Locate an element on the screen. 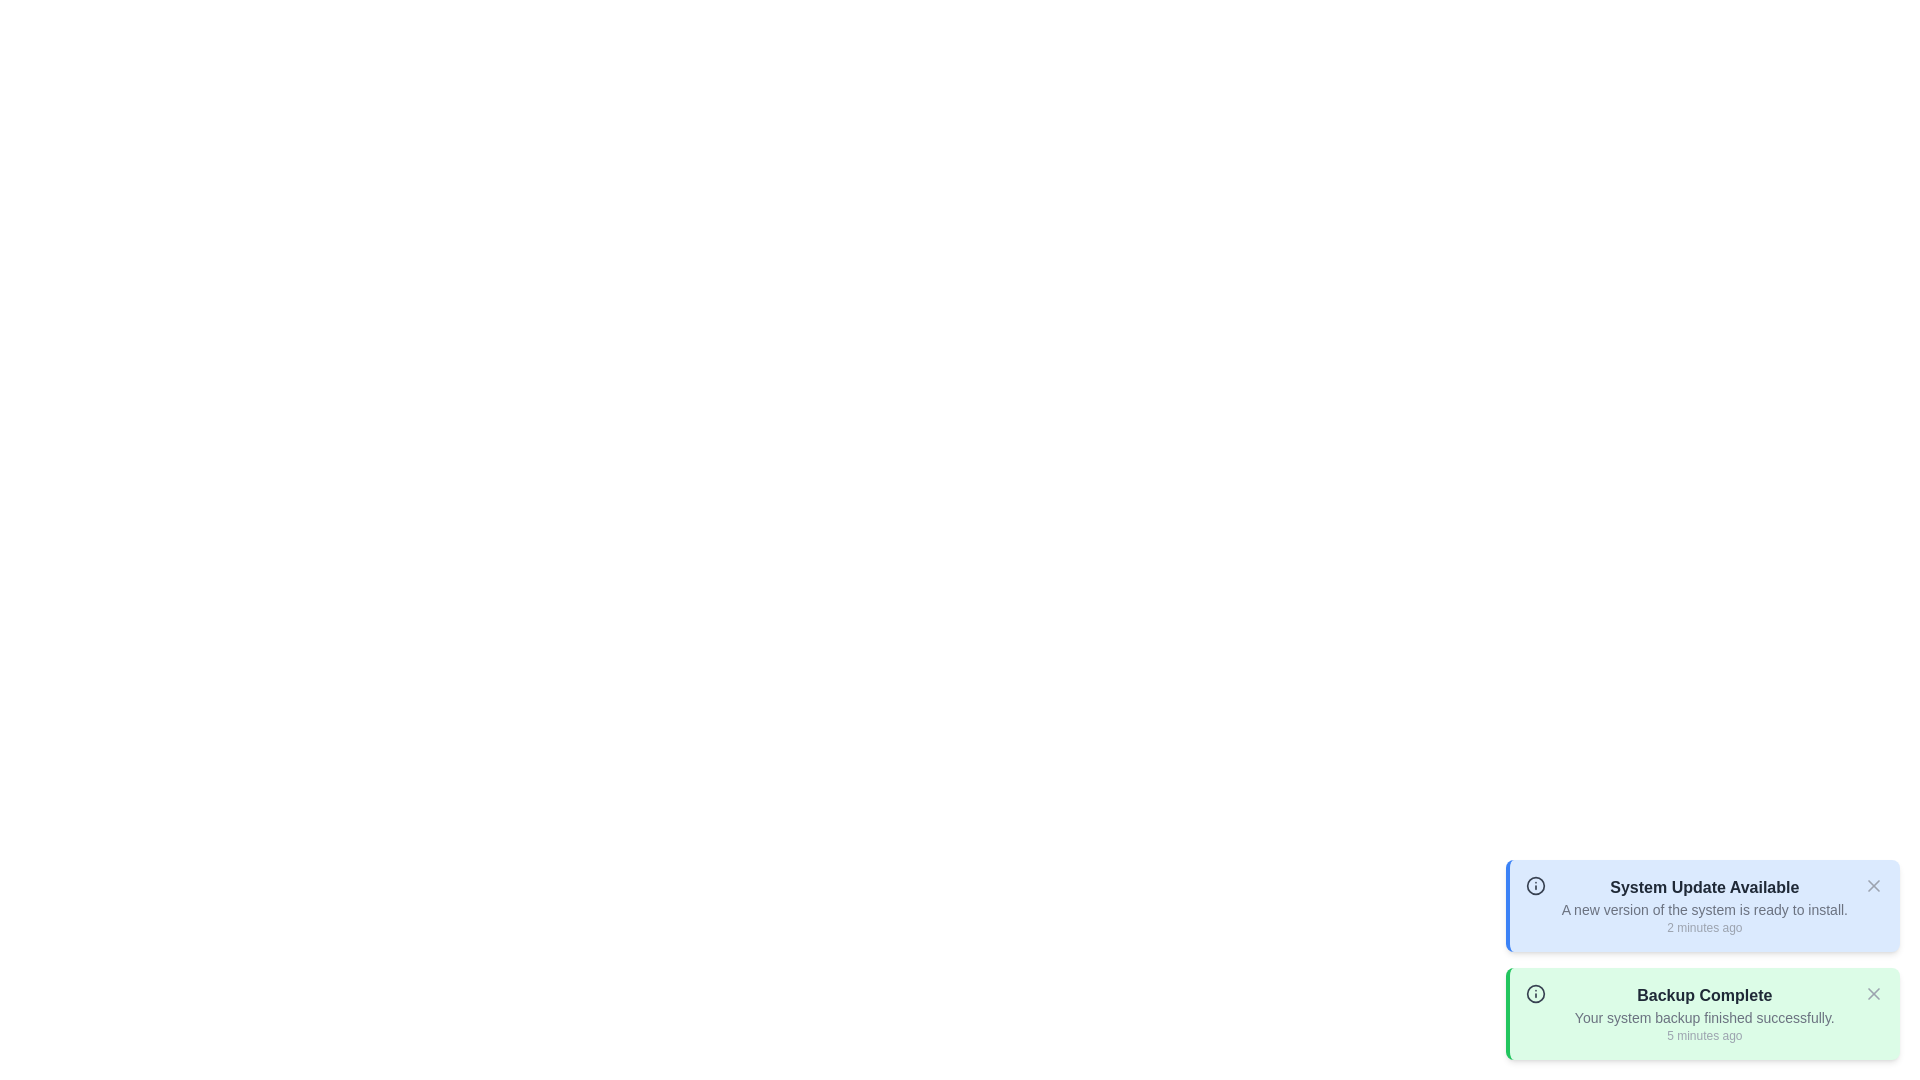  the close button of the notification with title 'Backup Complete' is located at coordinates (1872, 994).